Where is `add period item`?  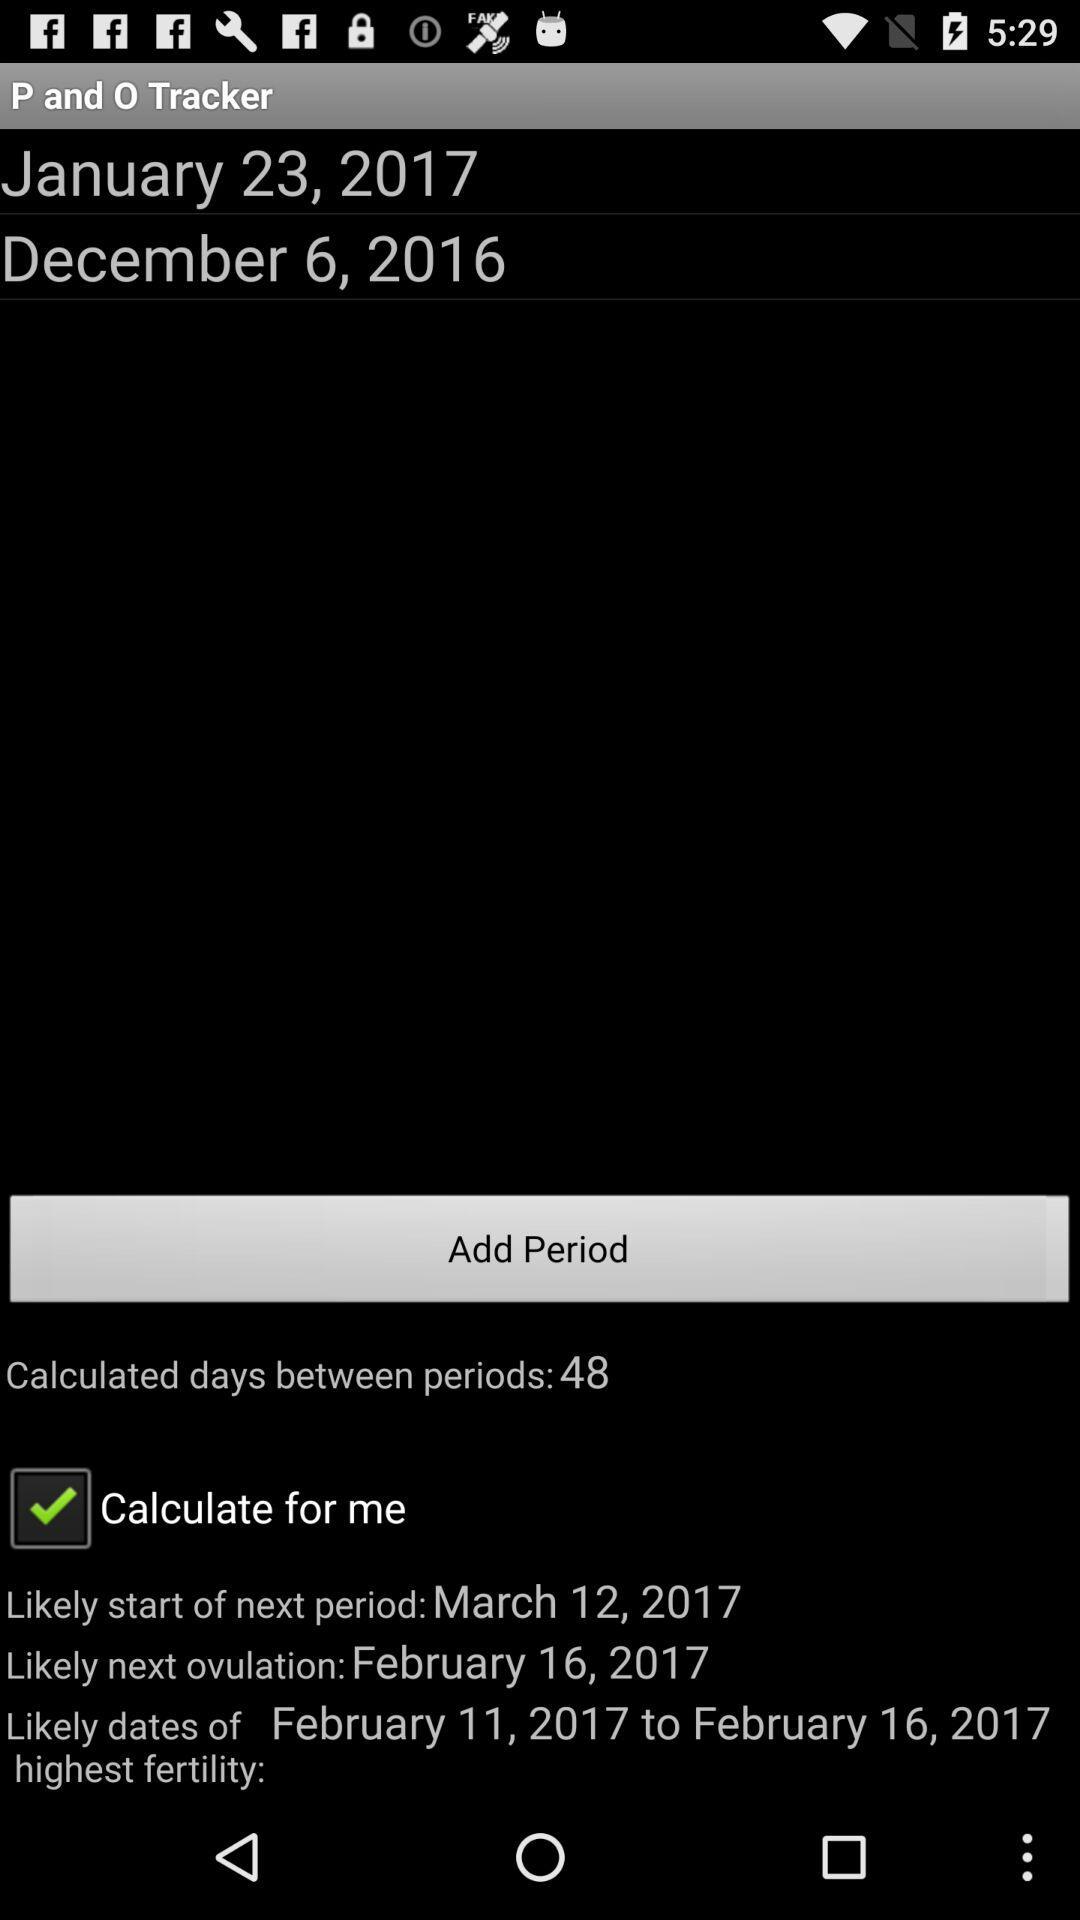
add period item is located at coordinates (540, 1253).